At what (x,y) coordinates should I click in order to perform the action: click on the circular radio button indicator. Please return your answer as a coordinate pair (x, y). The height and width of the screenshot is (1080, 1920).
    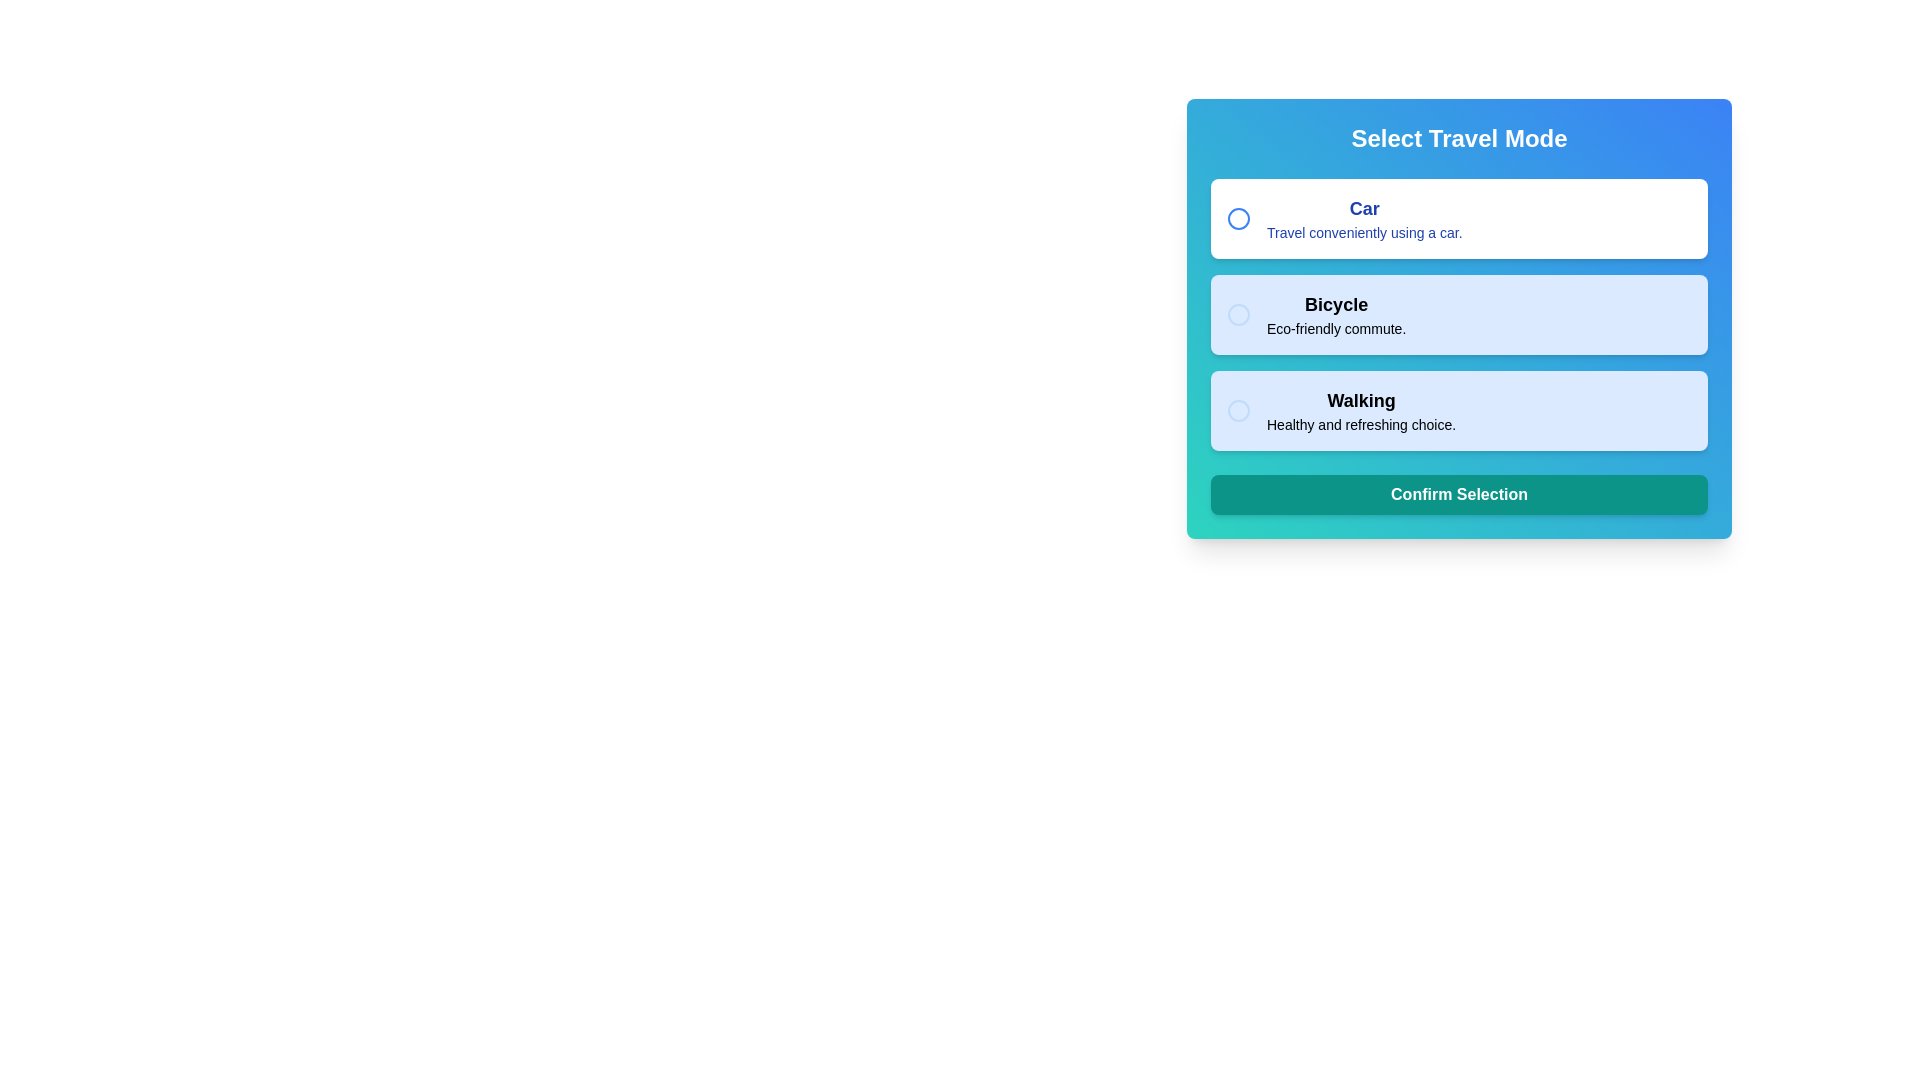
    Looking at the image, I should click on (1237, 219).